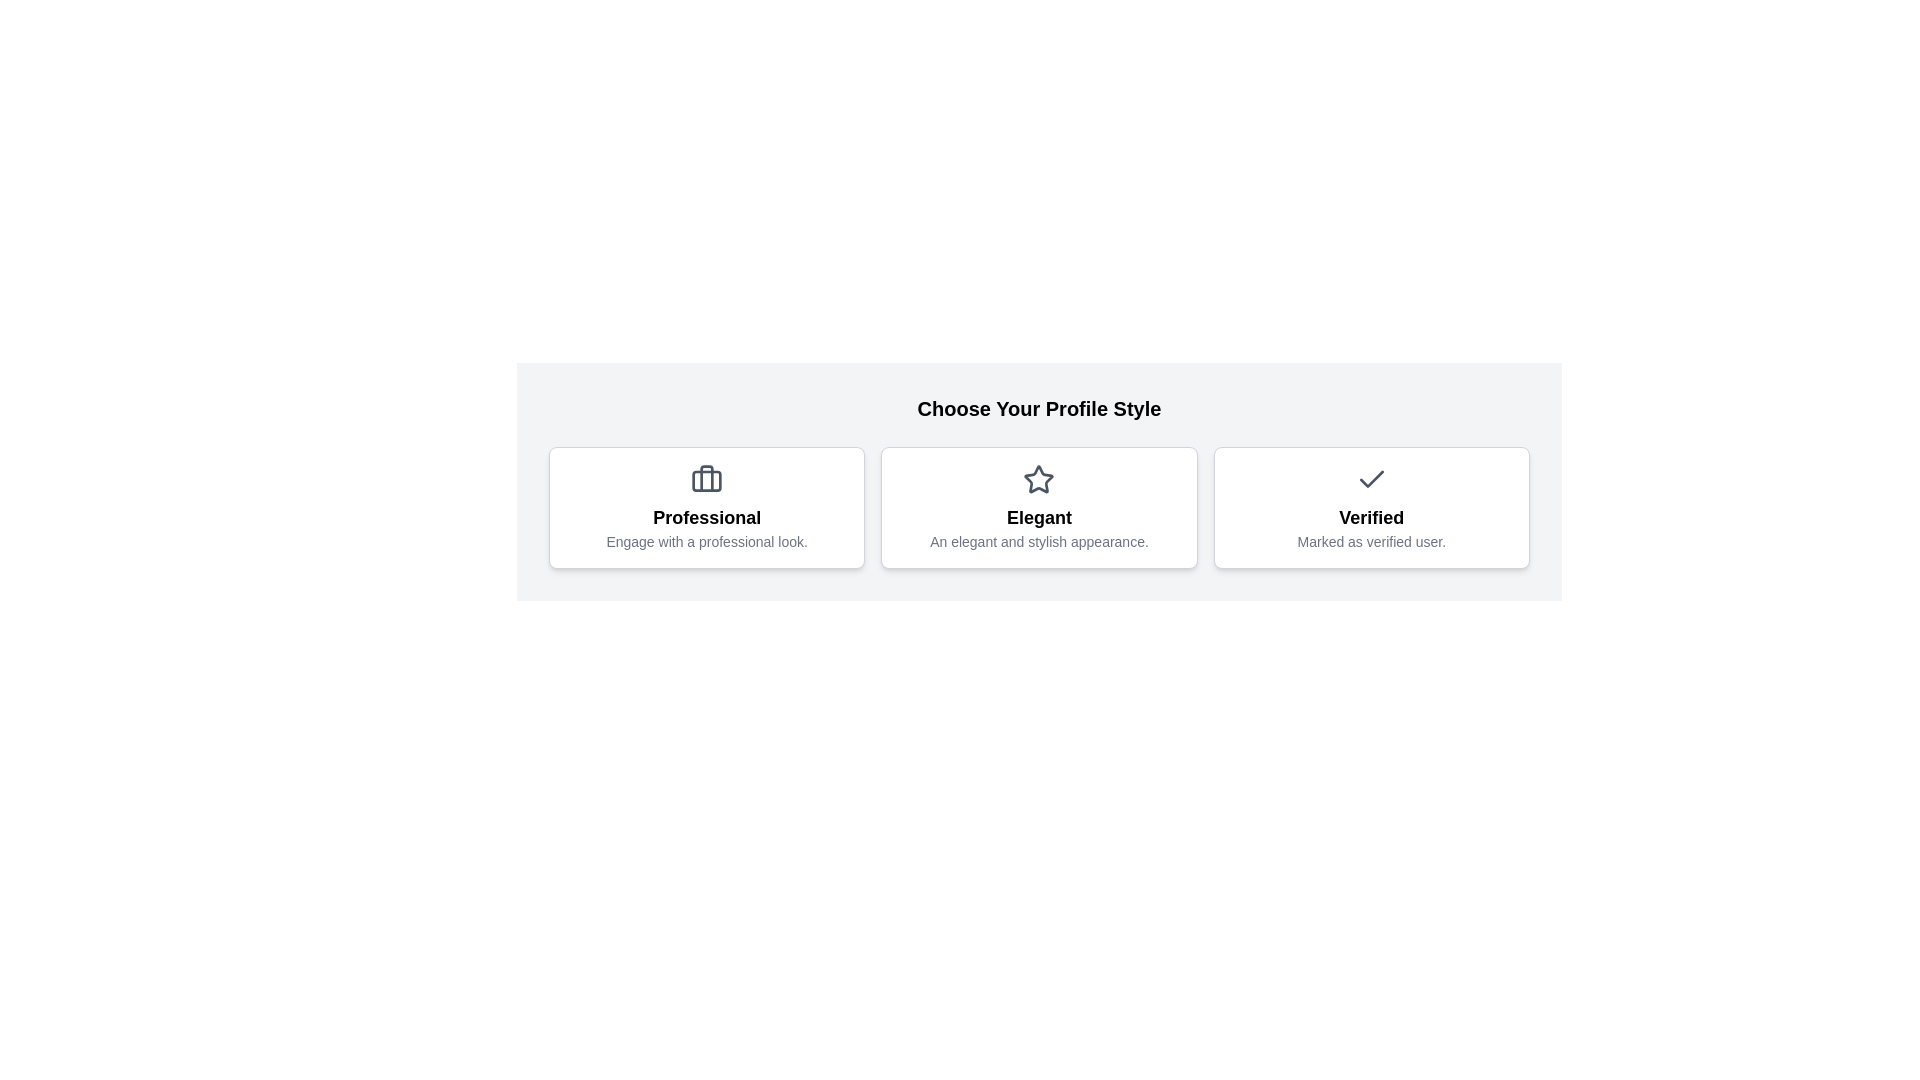 The width and height of the screenshot is (1920, 1080). Describe the element at coordinates (1038, 507) in the screenshot. I see `the profile style Elegant by clicking on its respective button` at that location.